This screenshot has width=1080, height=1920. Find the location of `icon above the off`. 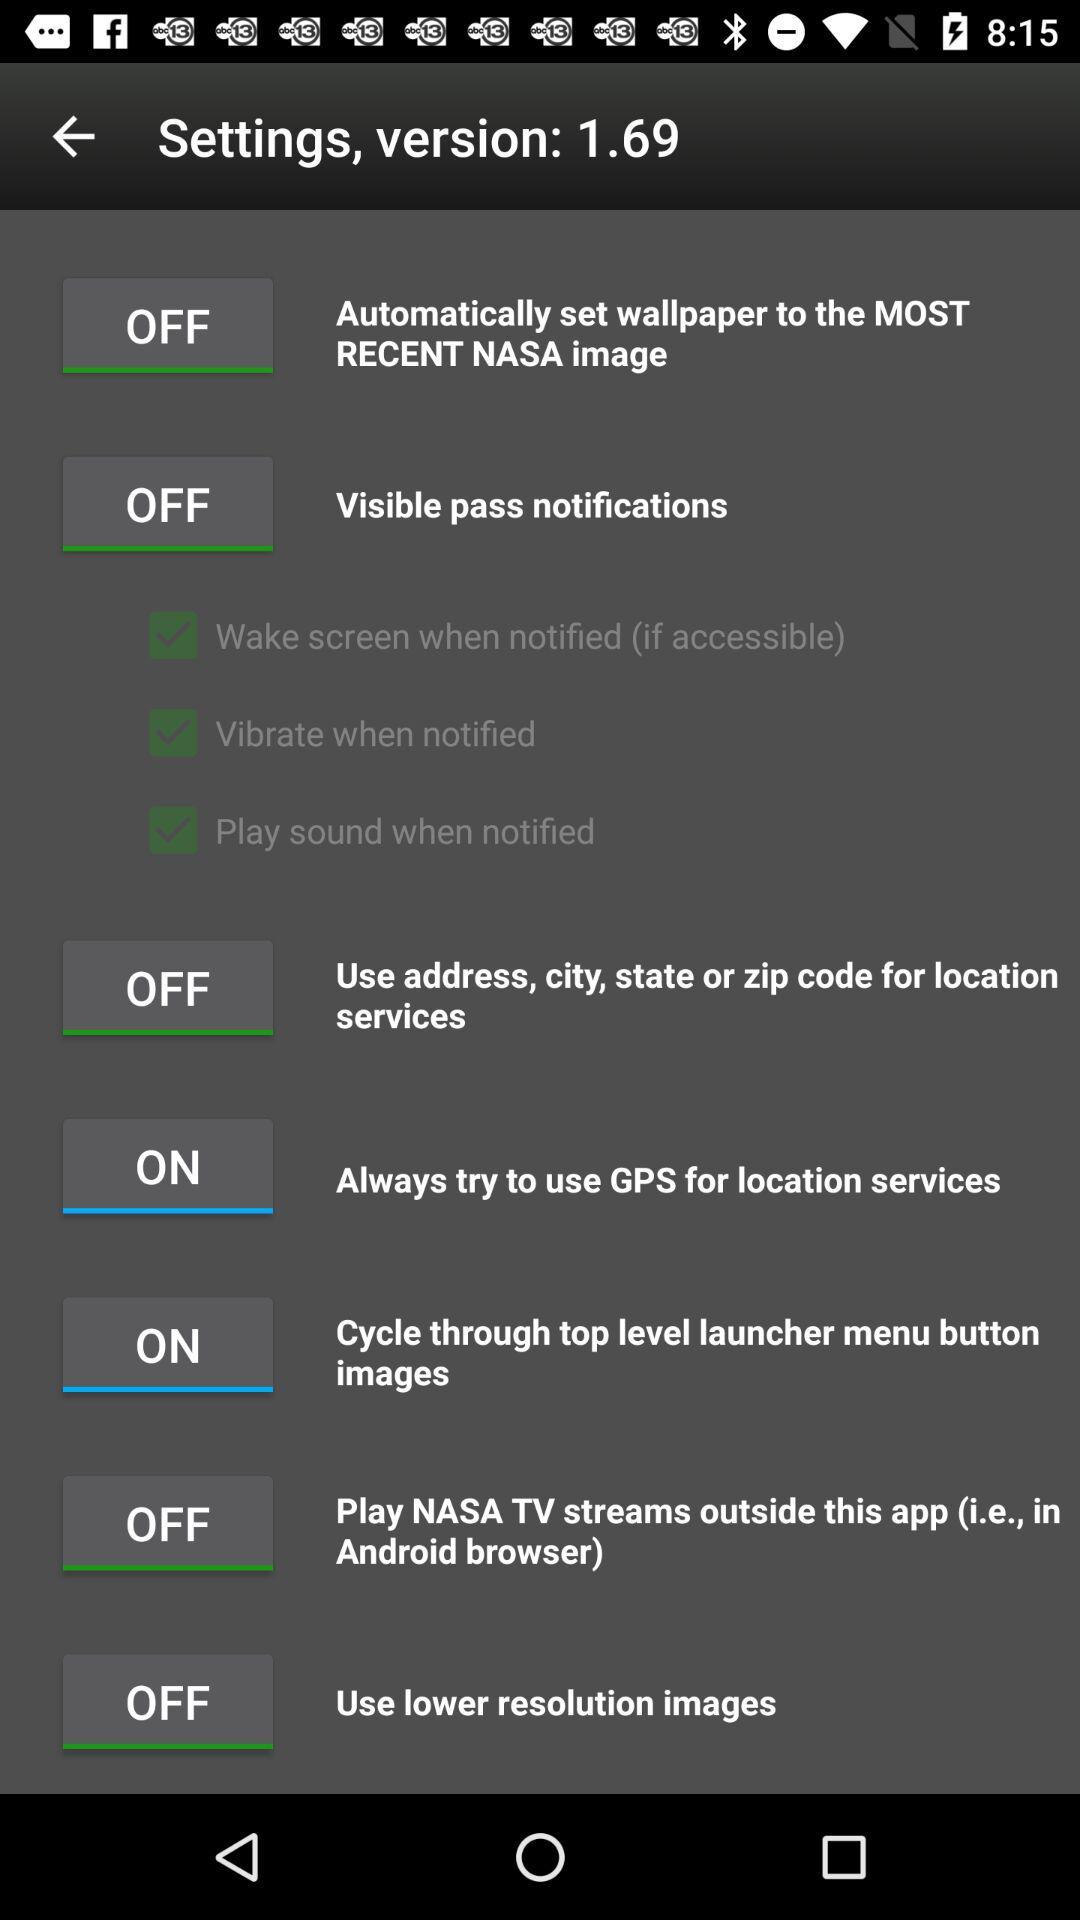

icon above the off is located at coordinates (72, 135).